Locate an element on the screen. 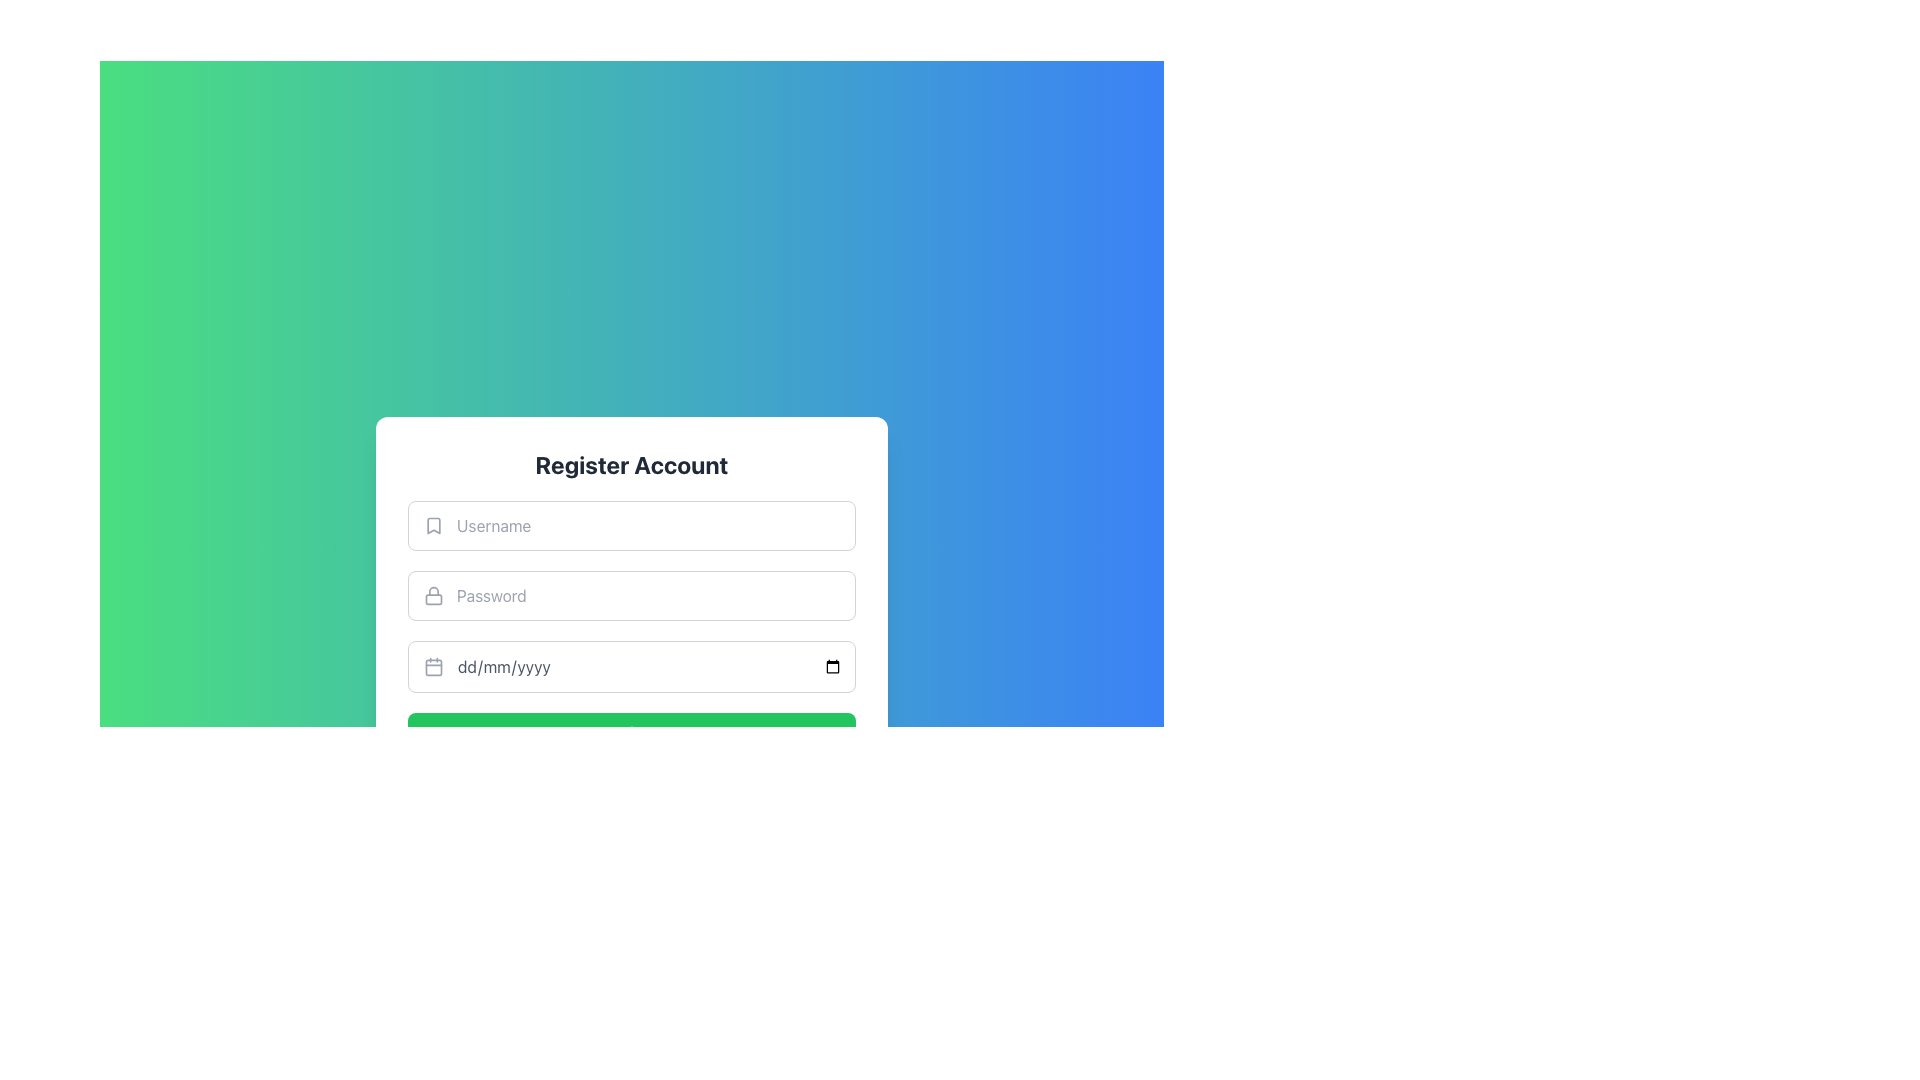  the Date Input Field located below the 'Password' field and above the 'Register' button to focus on it is located at coordinates (631, 667).